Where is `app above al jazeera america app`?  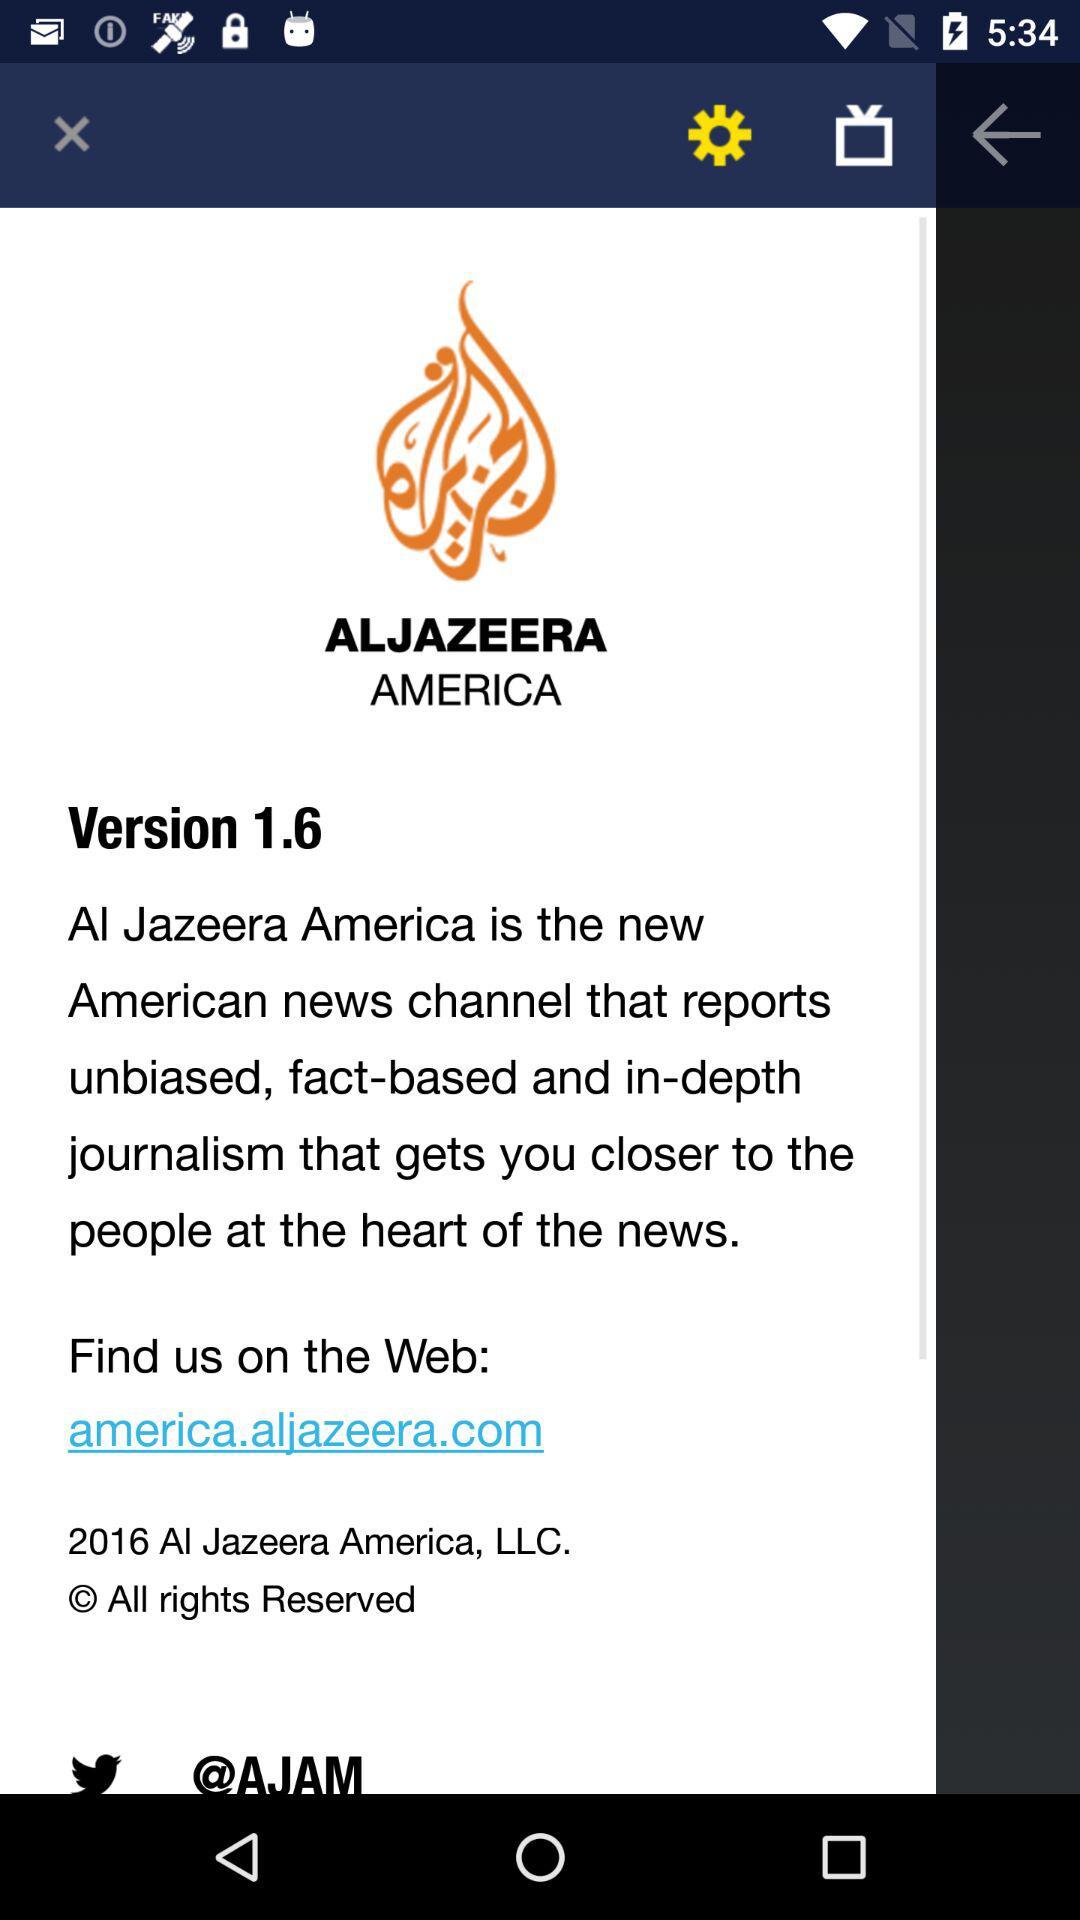
app above al jazeera america app is located at coordinates (862, 134).